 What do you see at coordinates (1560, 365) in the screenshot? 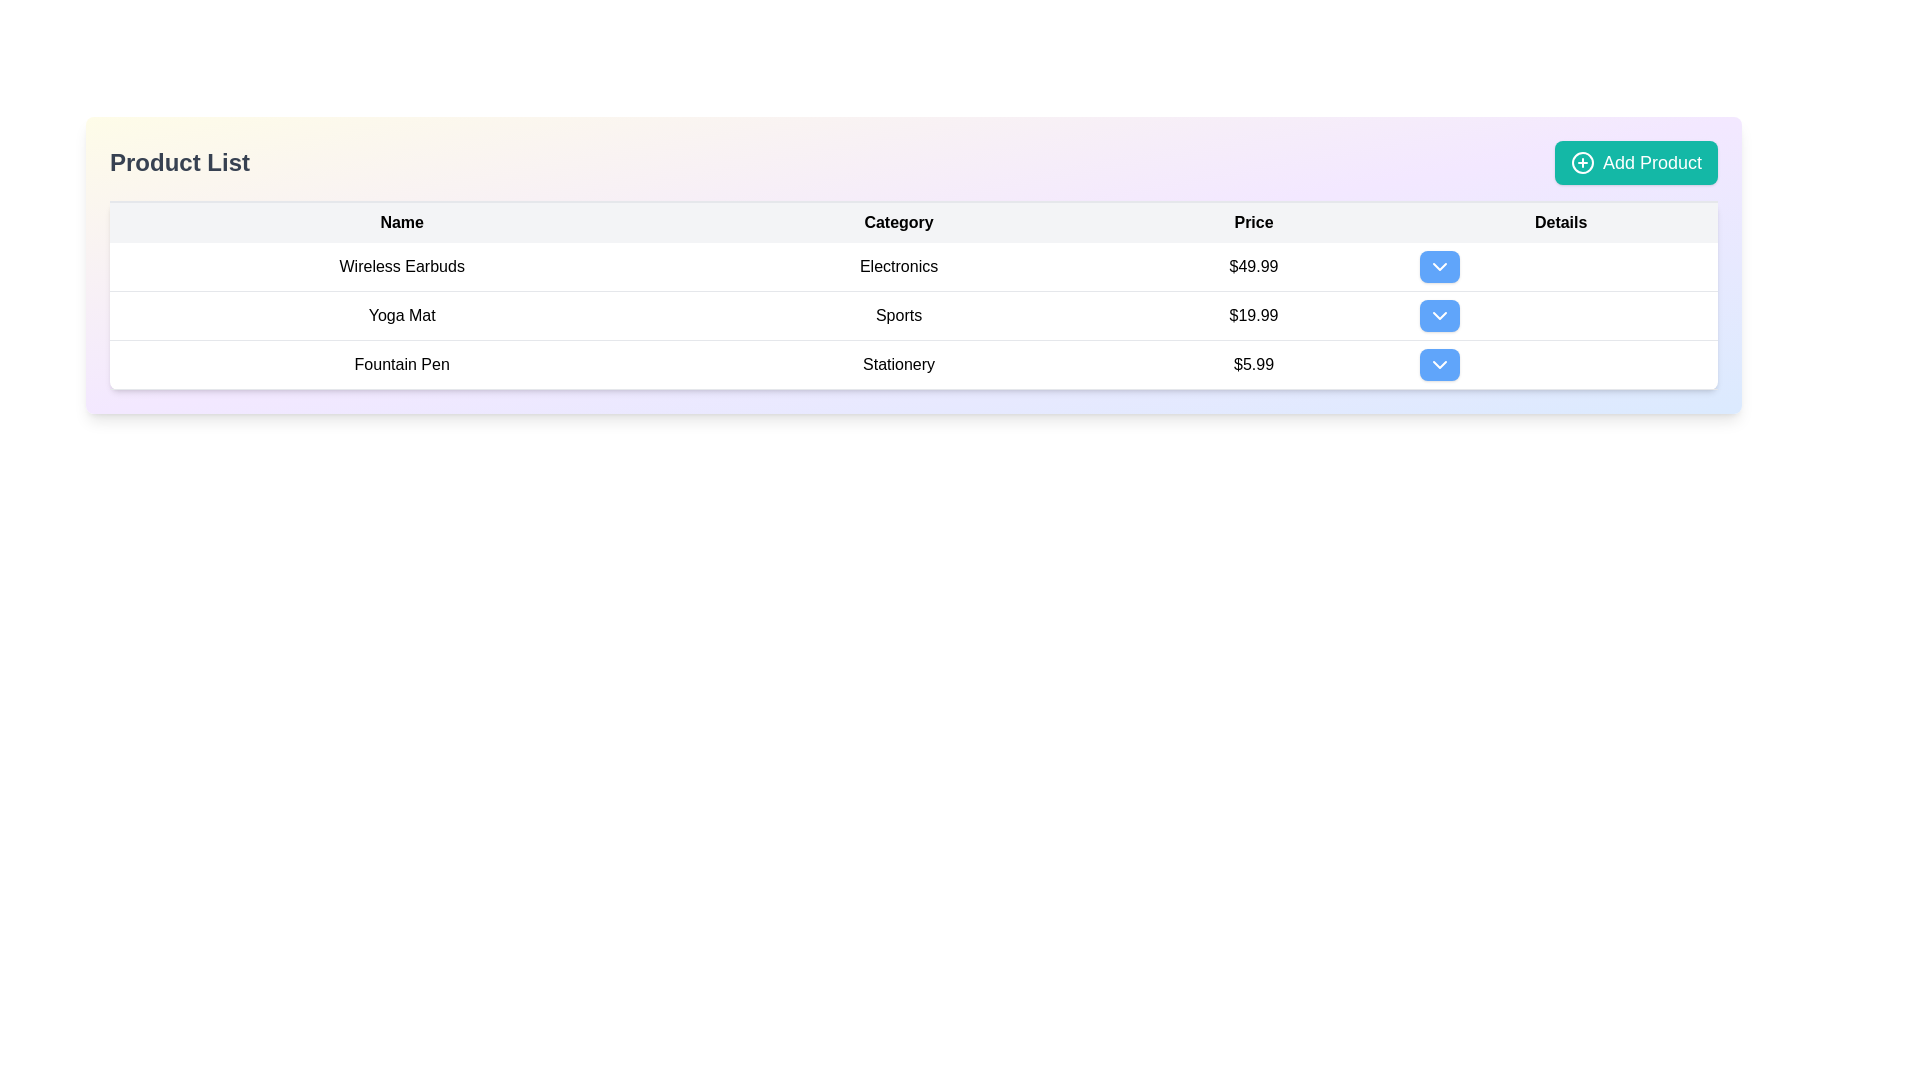
I see `the dropdown toggle button in the 'Details' column of the 'Fountain Pen' product row` at bounding box center [1560, 365].